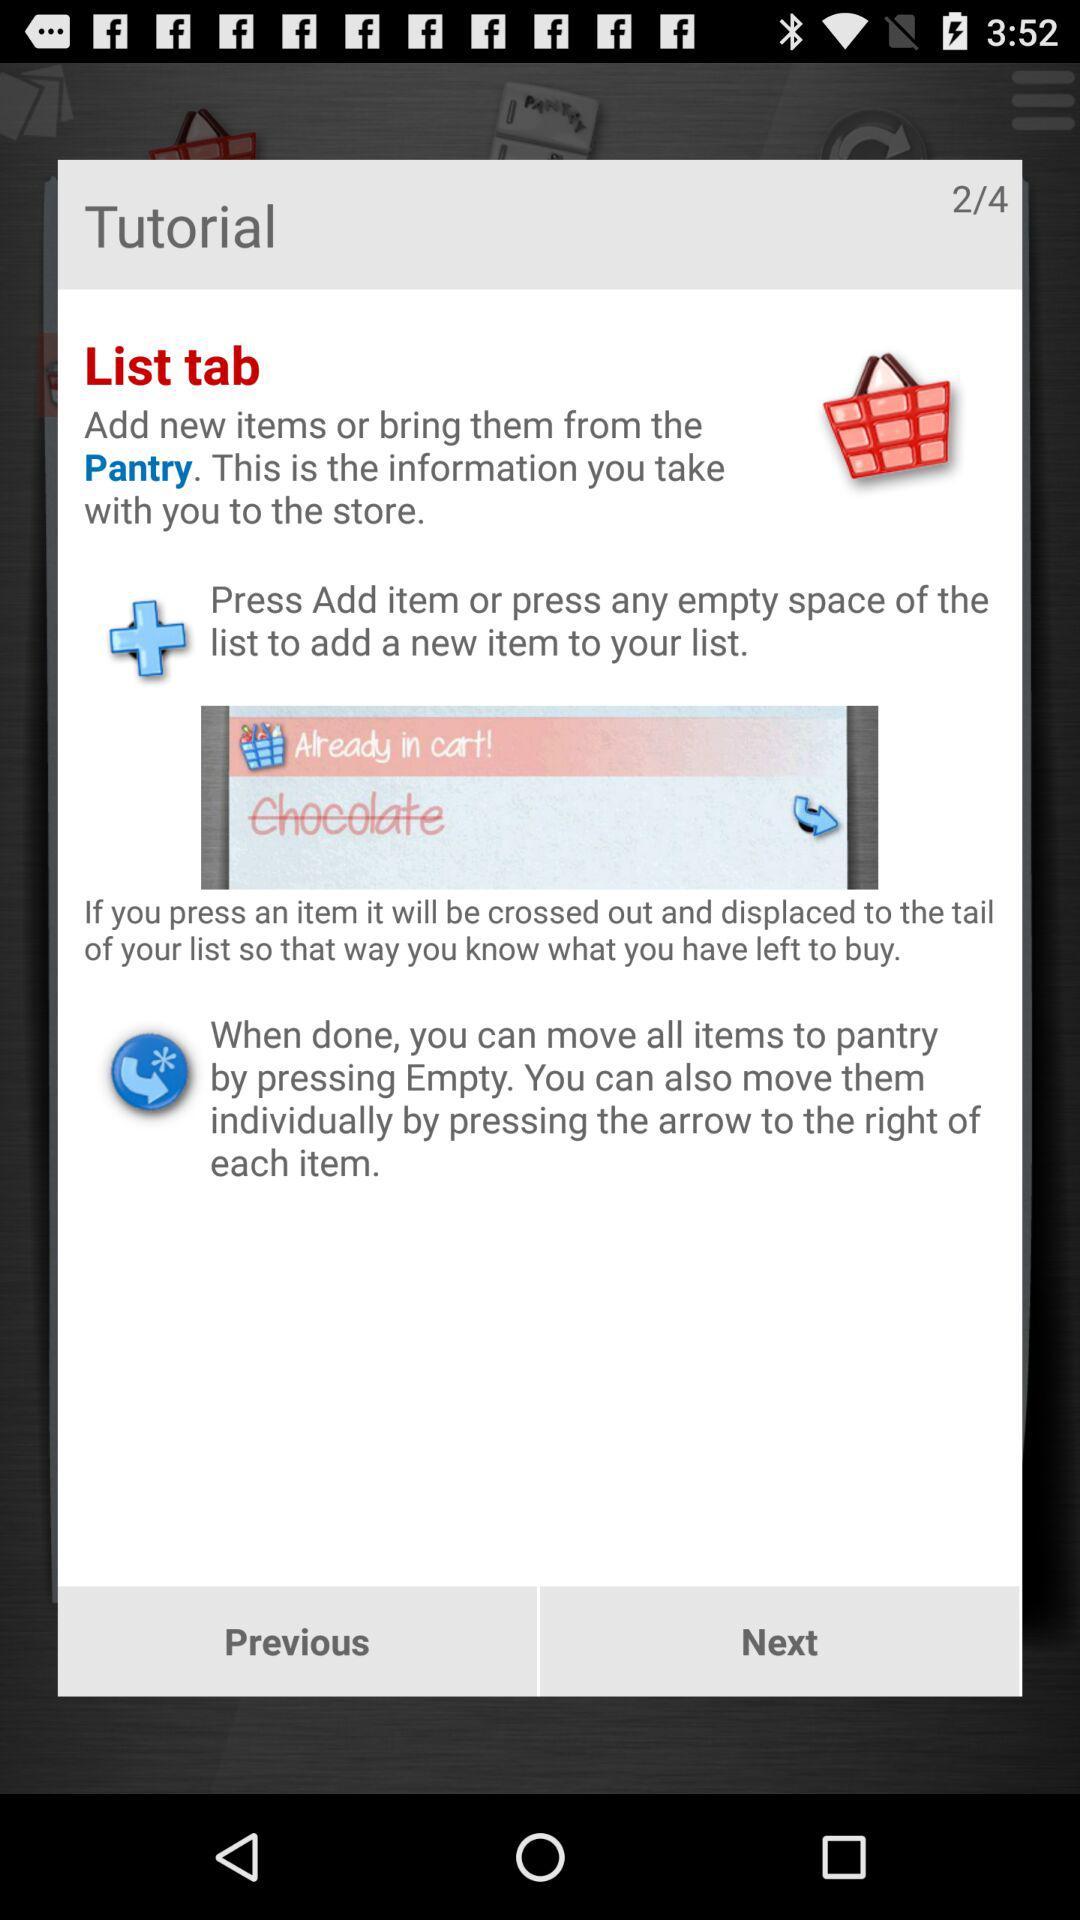 This screenshot has height=1920, width=1080. What do you see at coordinates (297, 1641) in the screenshot?
I see `previous` at bounding box center [297, 1641].